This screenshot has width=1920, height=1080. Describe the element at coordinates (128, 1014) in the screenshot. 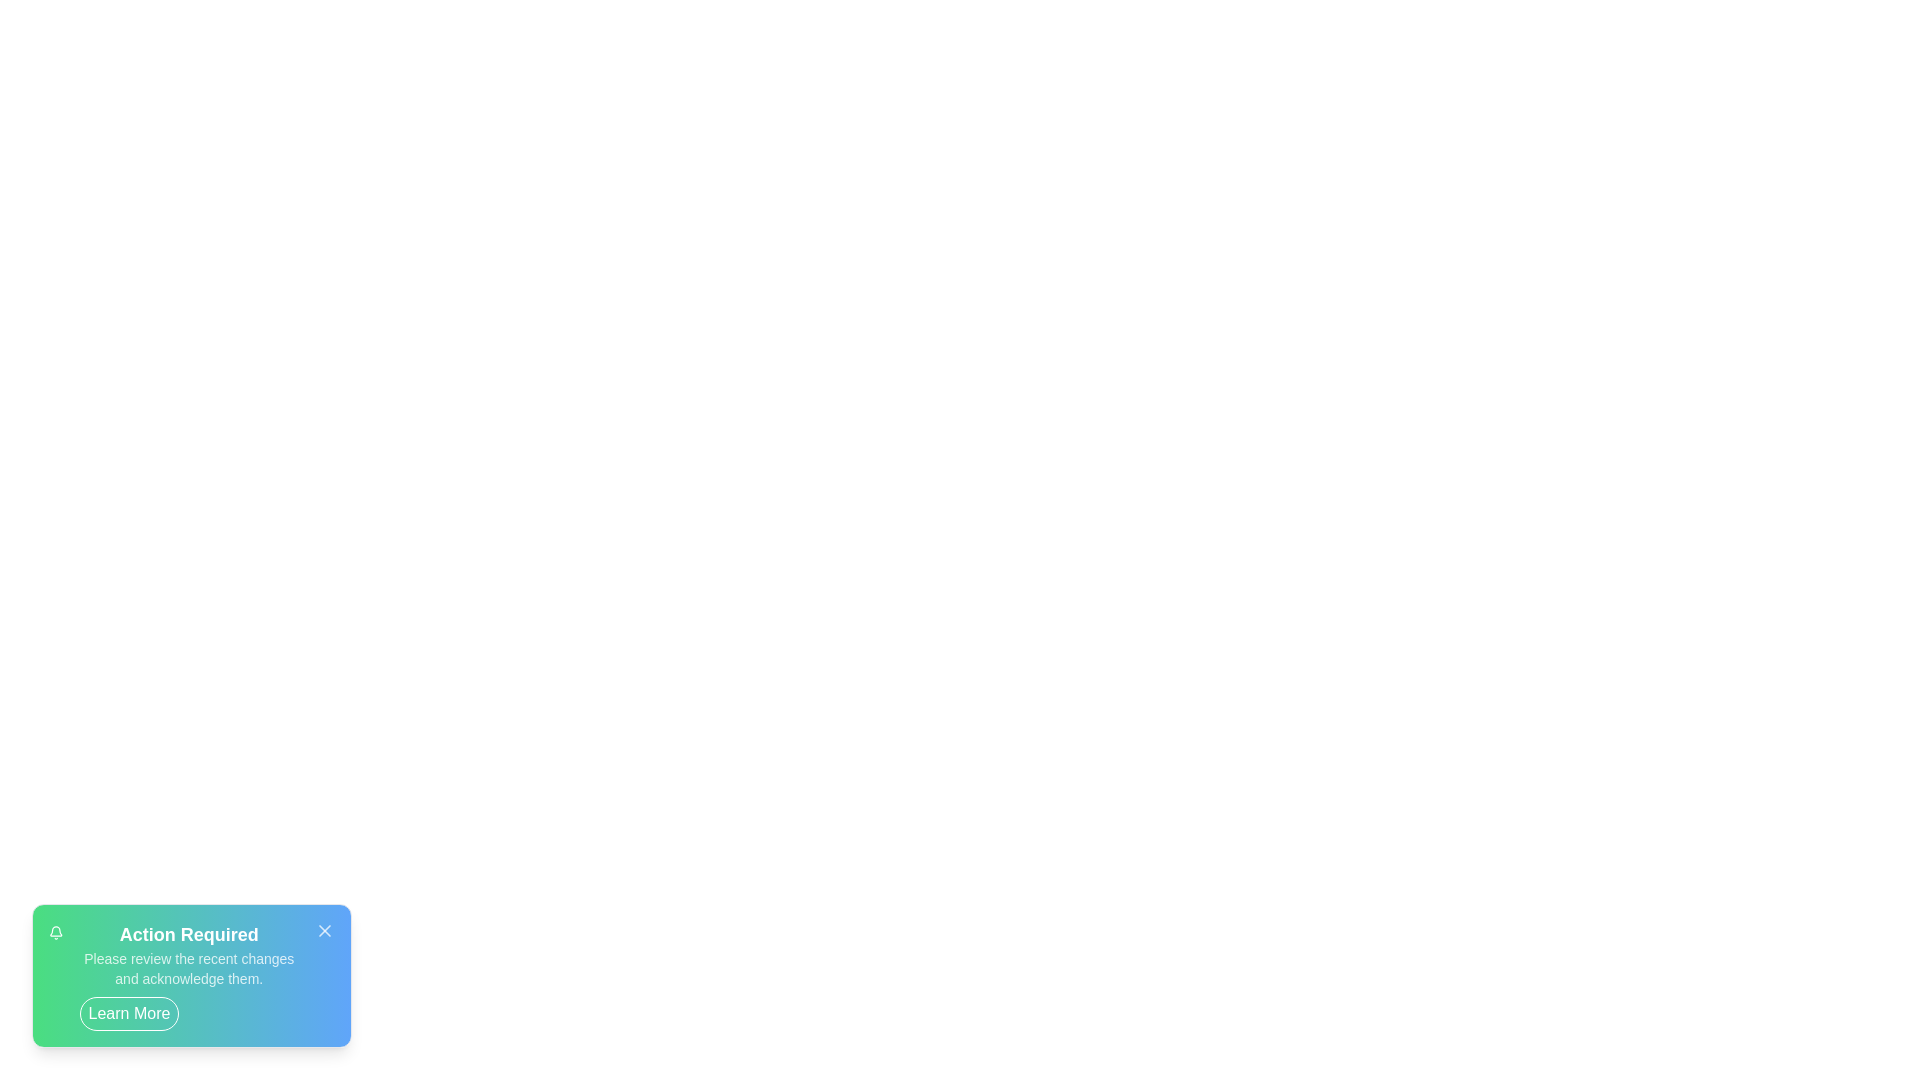

I see `'Learn More' button to learn more about the notification` at that location.